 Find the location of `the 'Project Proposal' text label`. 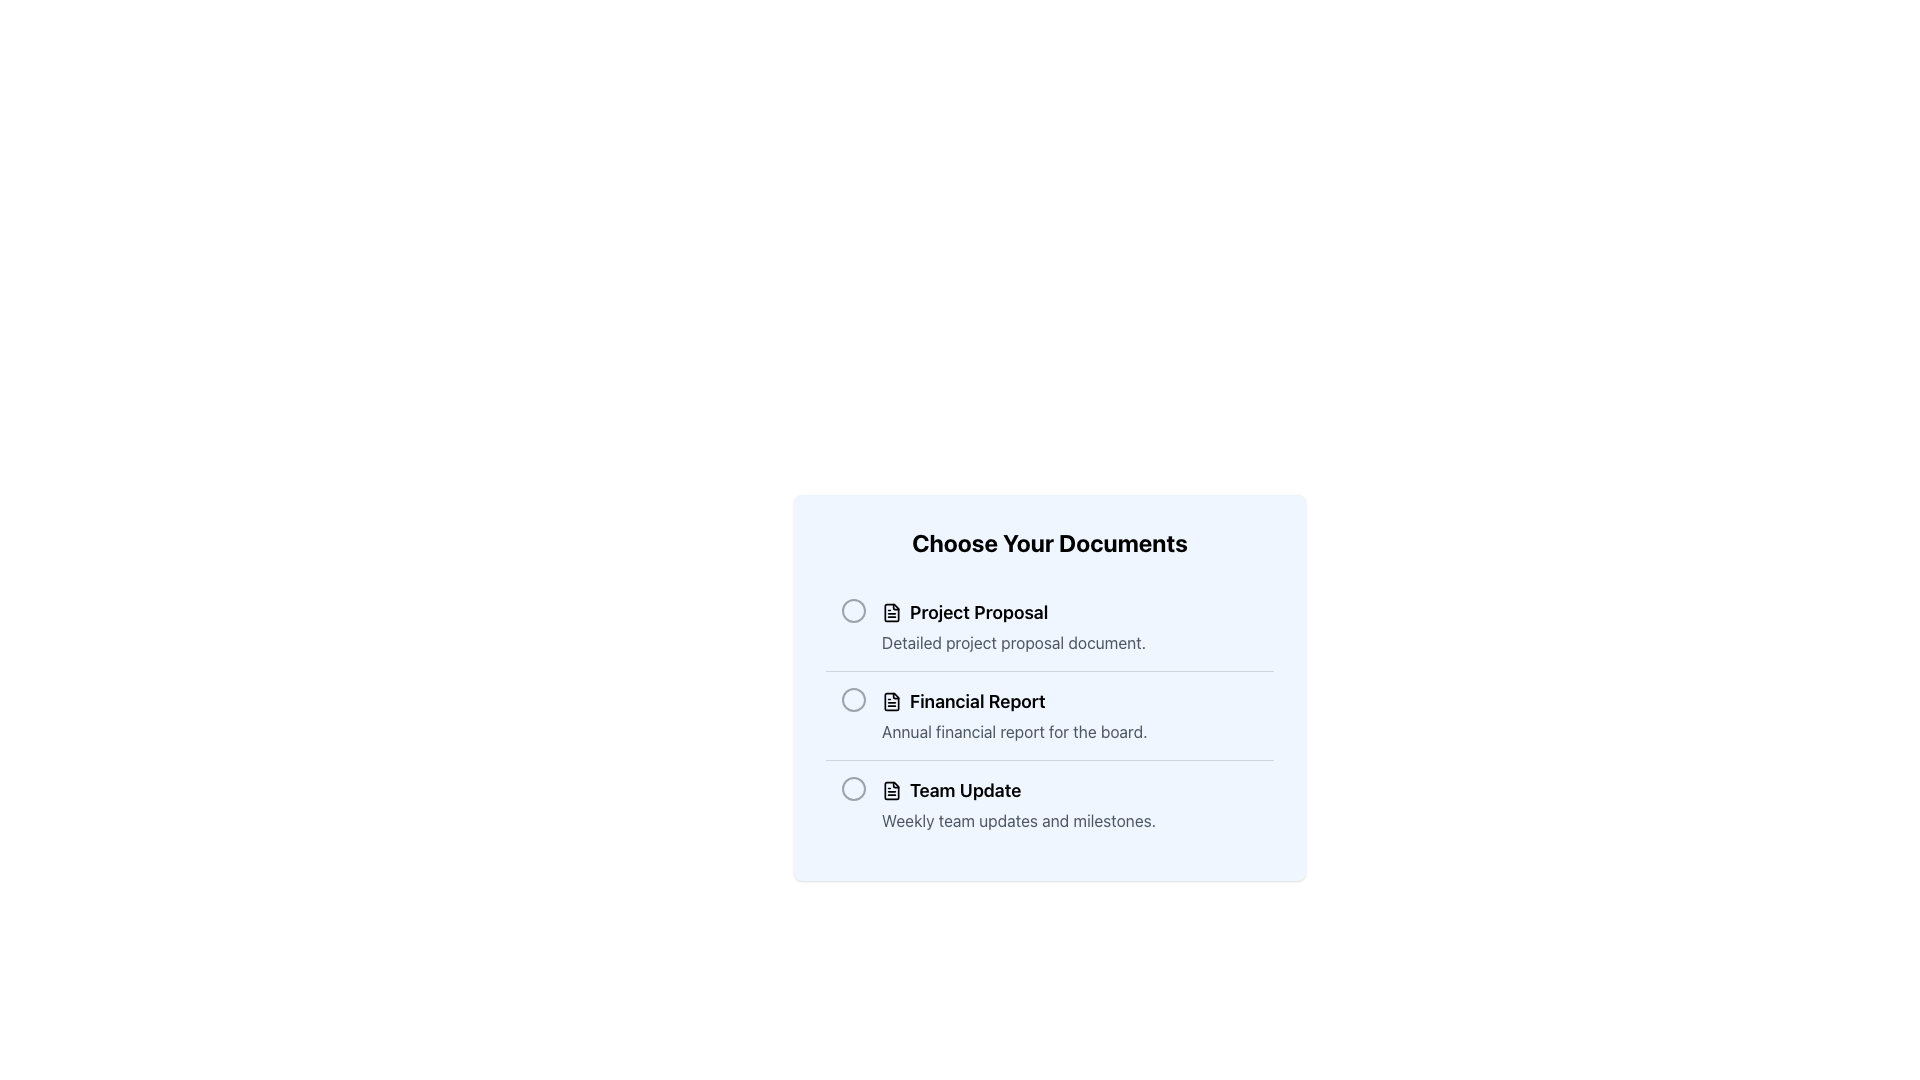

the 'Project Proposal' text label is located at coordinates (1014, 612).